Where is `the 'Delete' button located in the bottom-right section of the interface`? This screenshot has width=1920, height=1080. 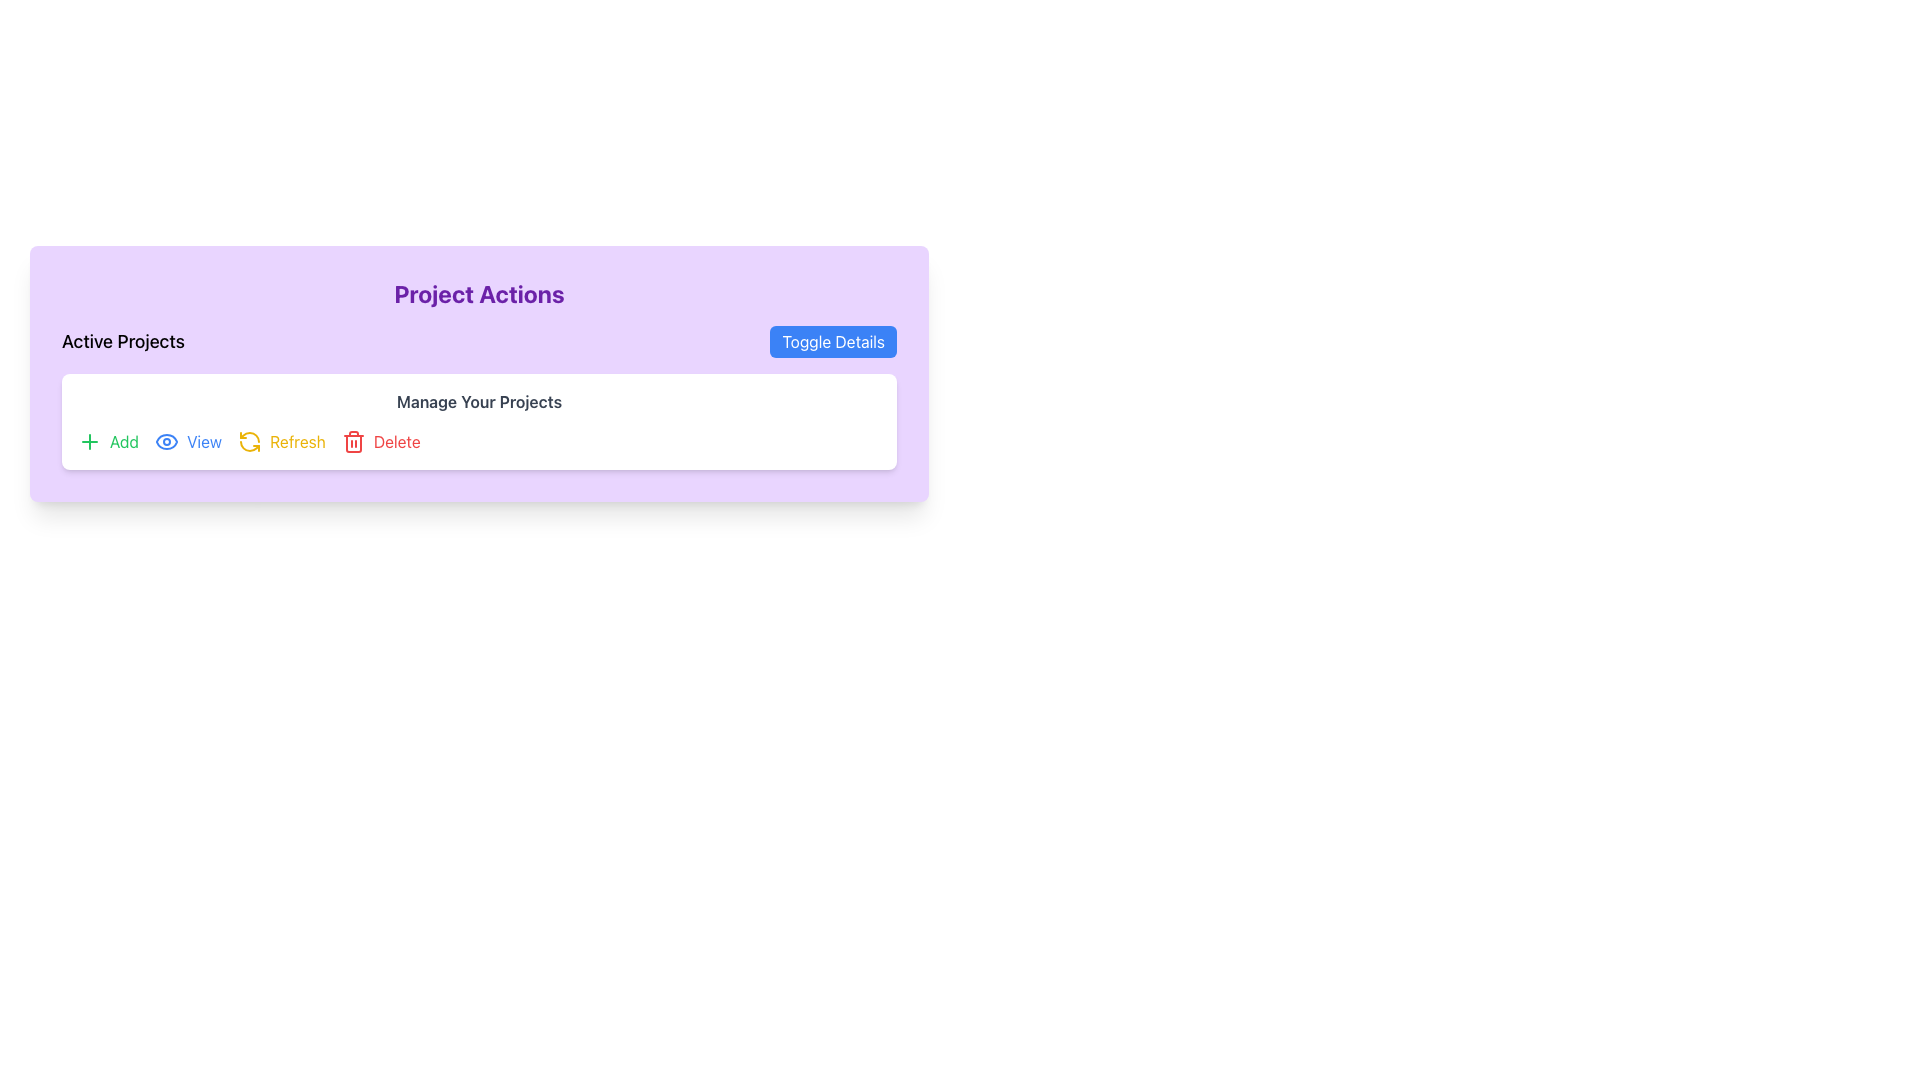
the 'Delete' button located in the bottom-right section of the interface is located at coordinates (380, 441).